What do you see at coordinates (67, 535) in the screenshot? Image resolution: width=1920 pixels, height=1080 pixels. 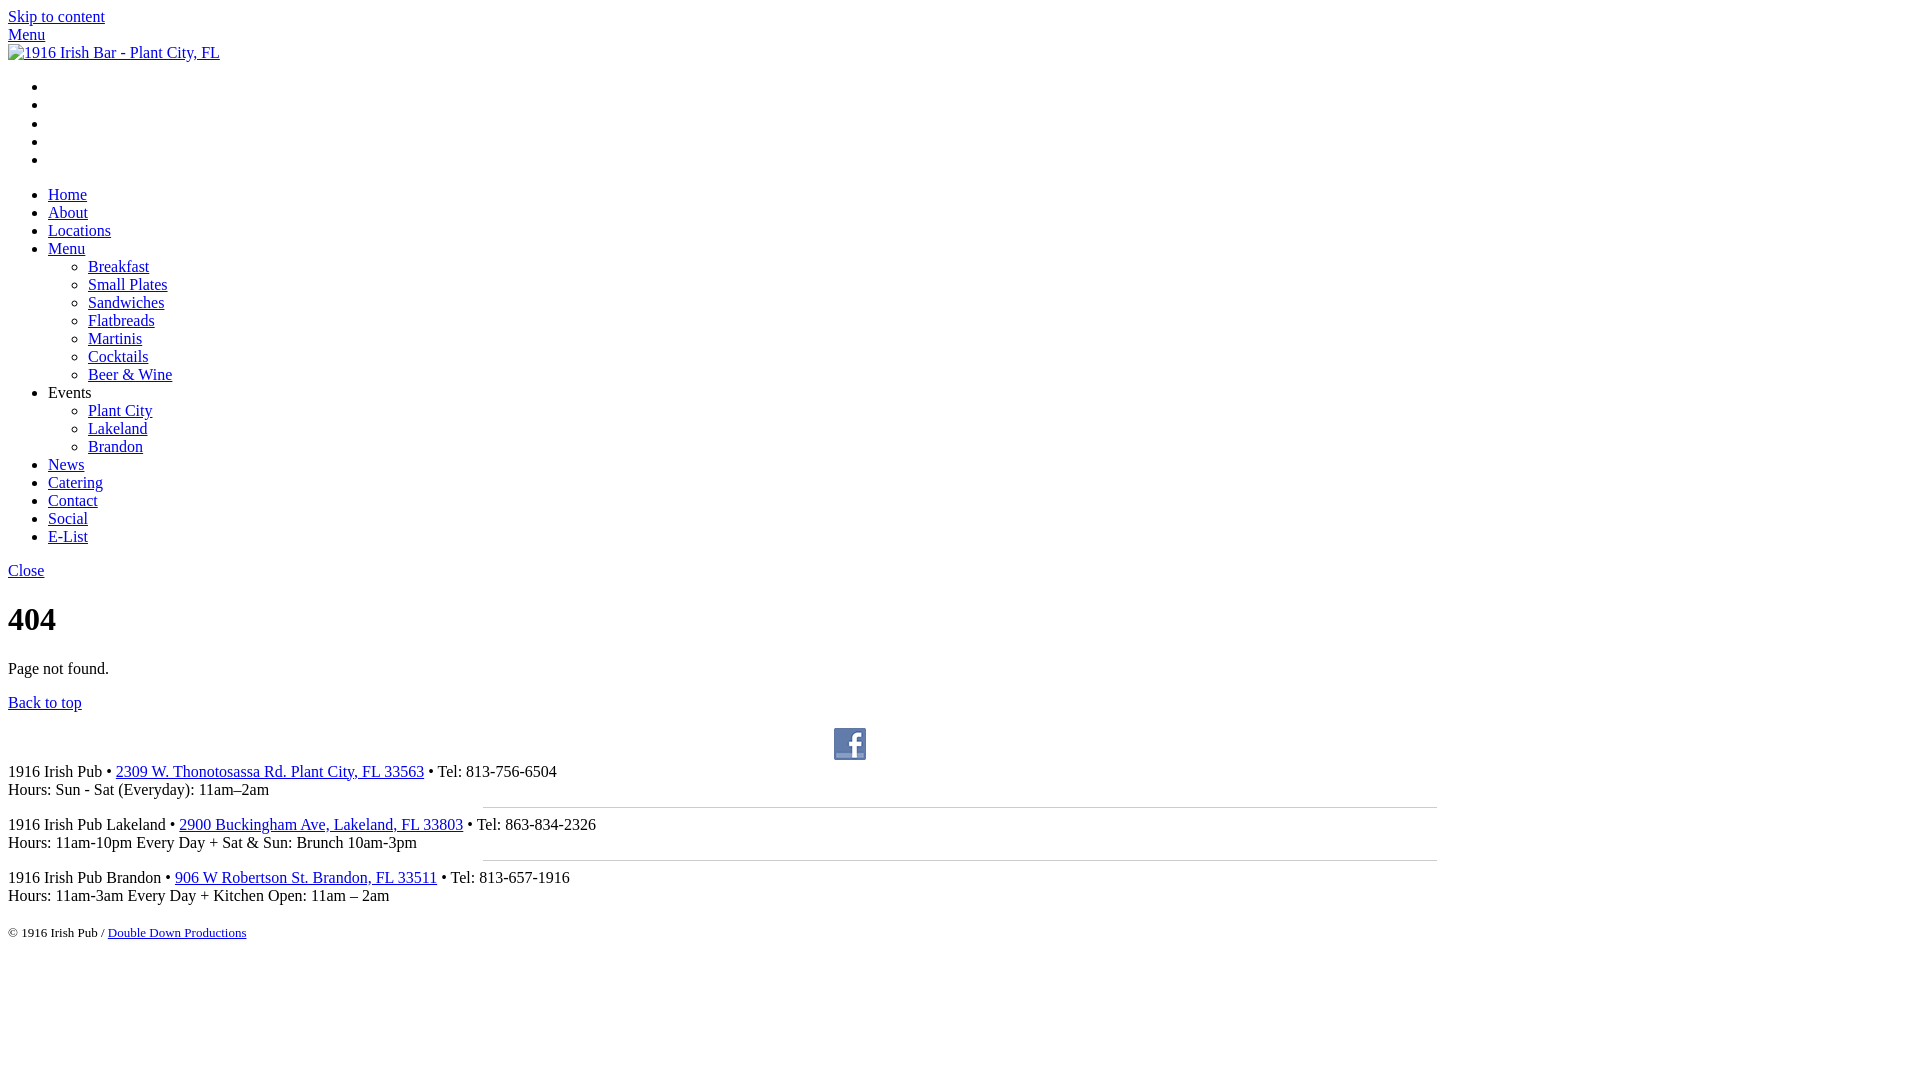 I see `'E-List'` at bounding box center [67, 535].